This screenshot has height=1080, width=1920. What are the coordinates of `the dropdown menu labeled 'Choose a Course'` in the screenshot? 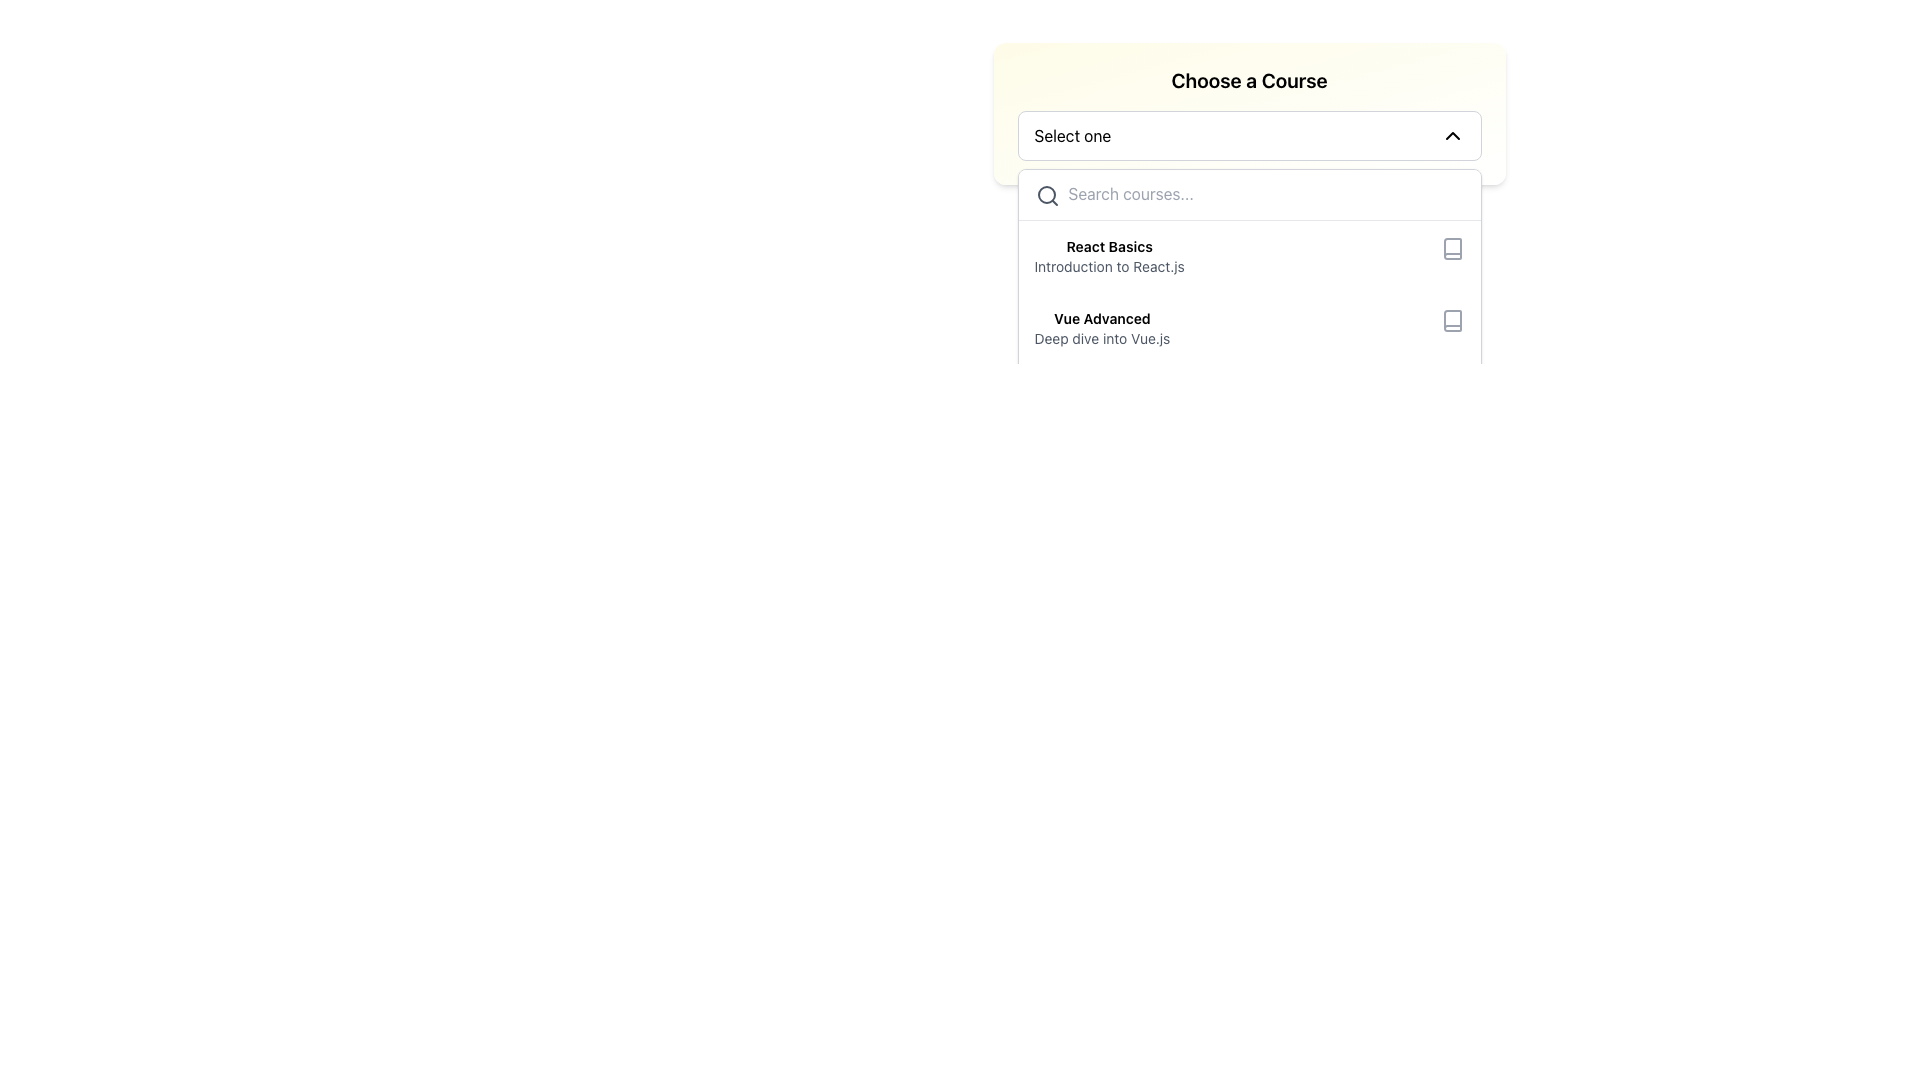 It's located at (1248, 114).